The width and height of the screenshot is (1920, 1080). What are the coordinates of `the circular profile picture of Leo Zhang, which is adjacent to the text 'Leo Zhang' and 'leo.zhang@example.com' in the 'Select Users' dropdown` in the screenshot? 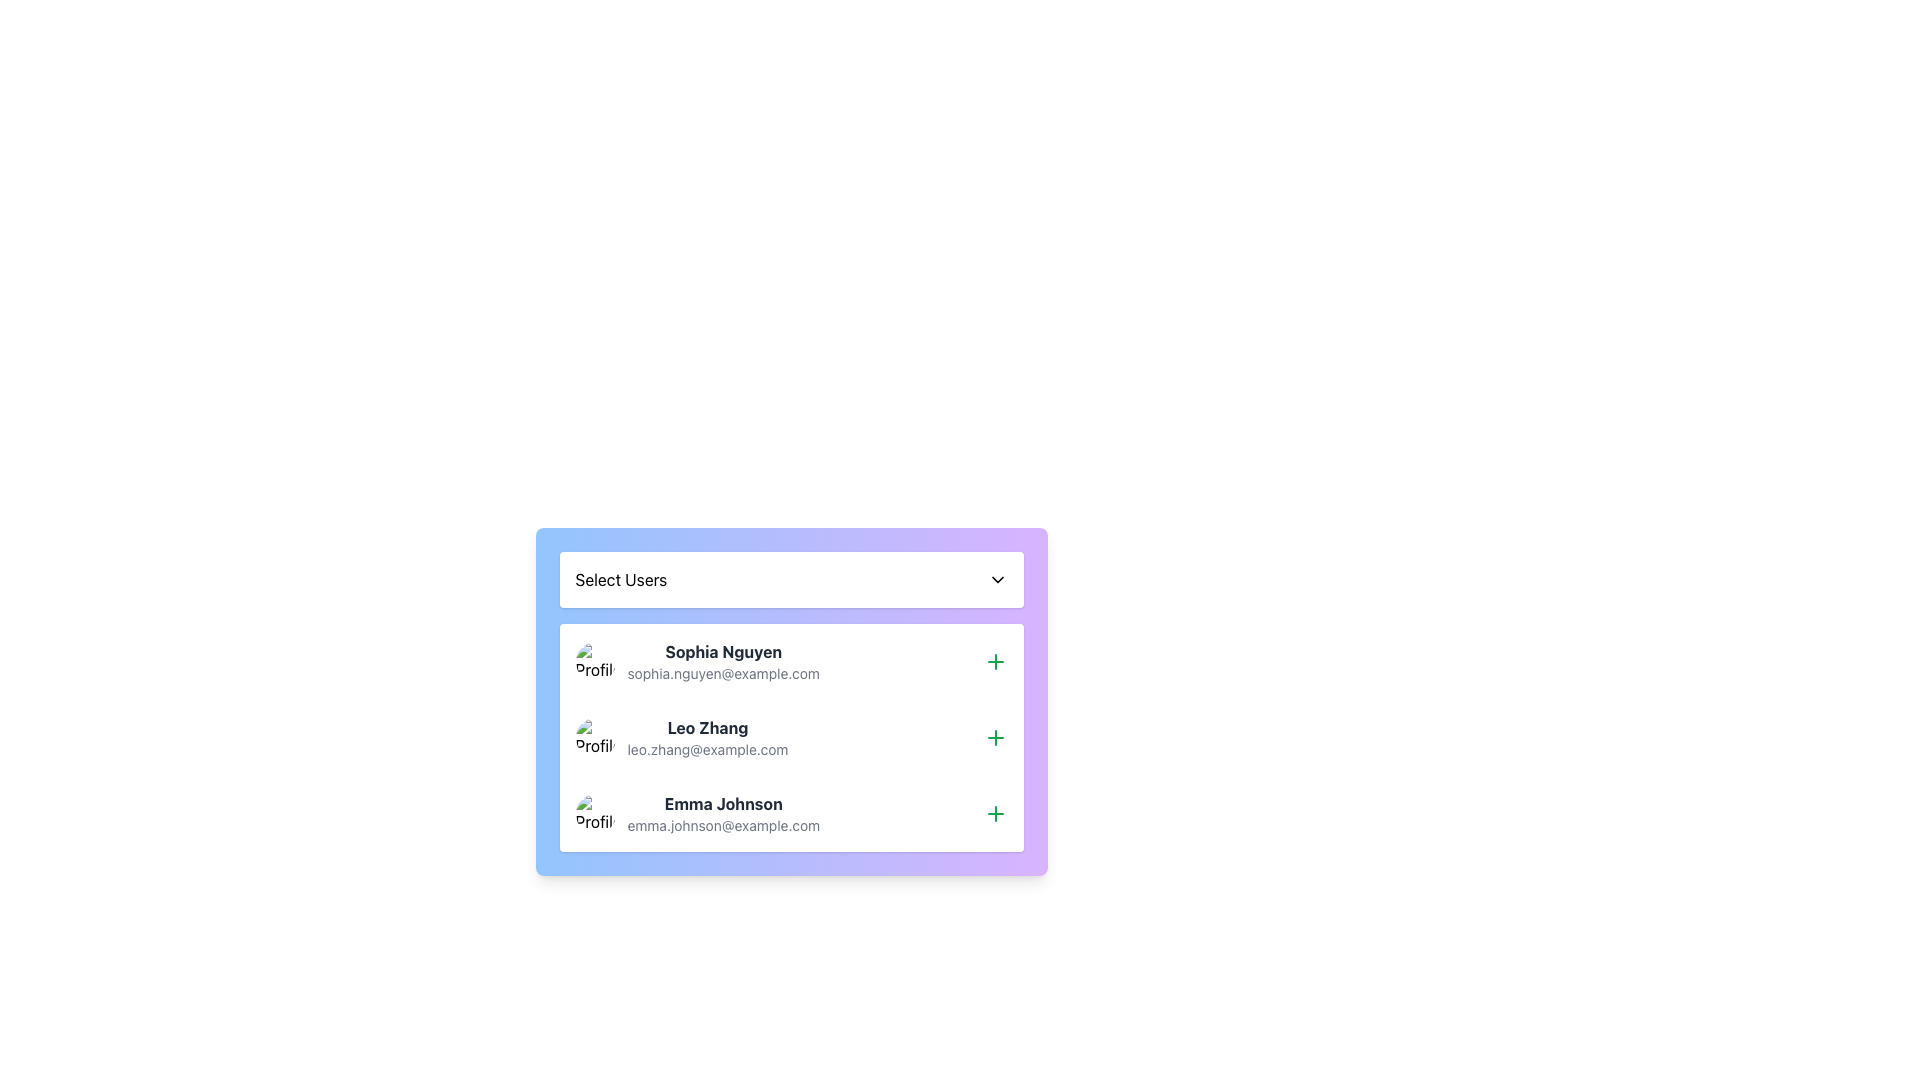 It's located at (594, 737).